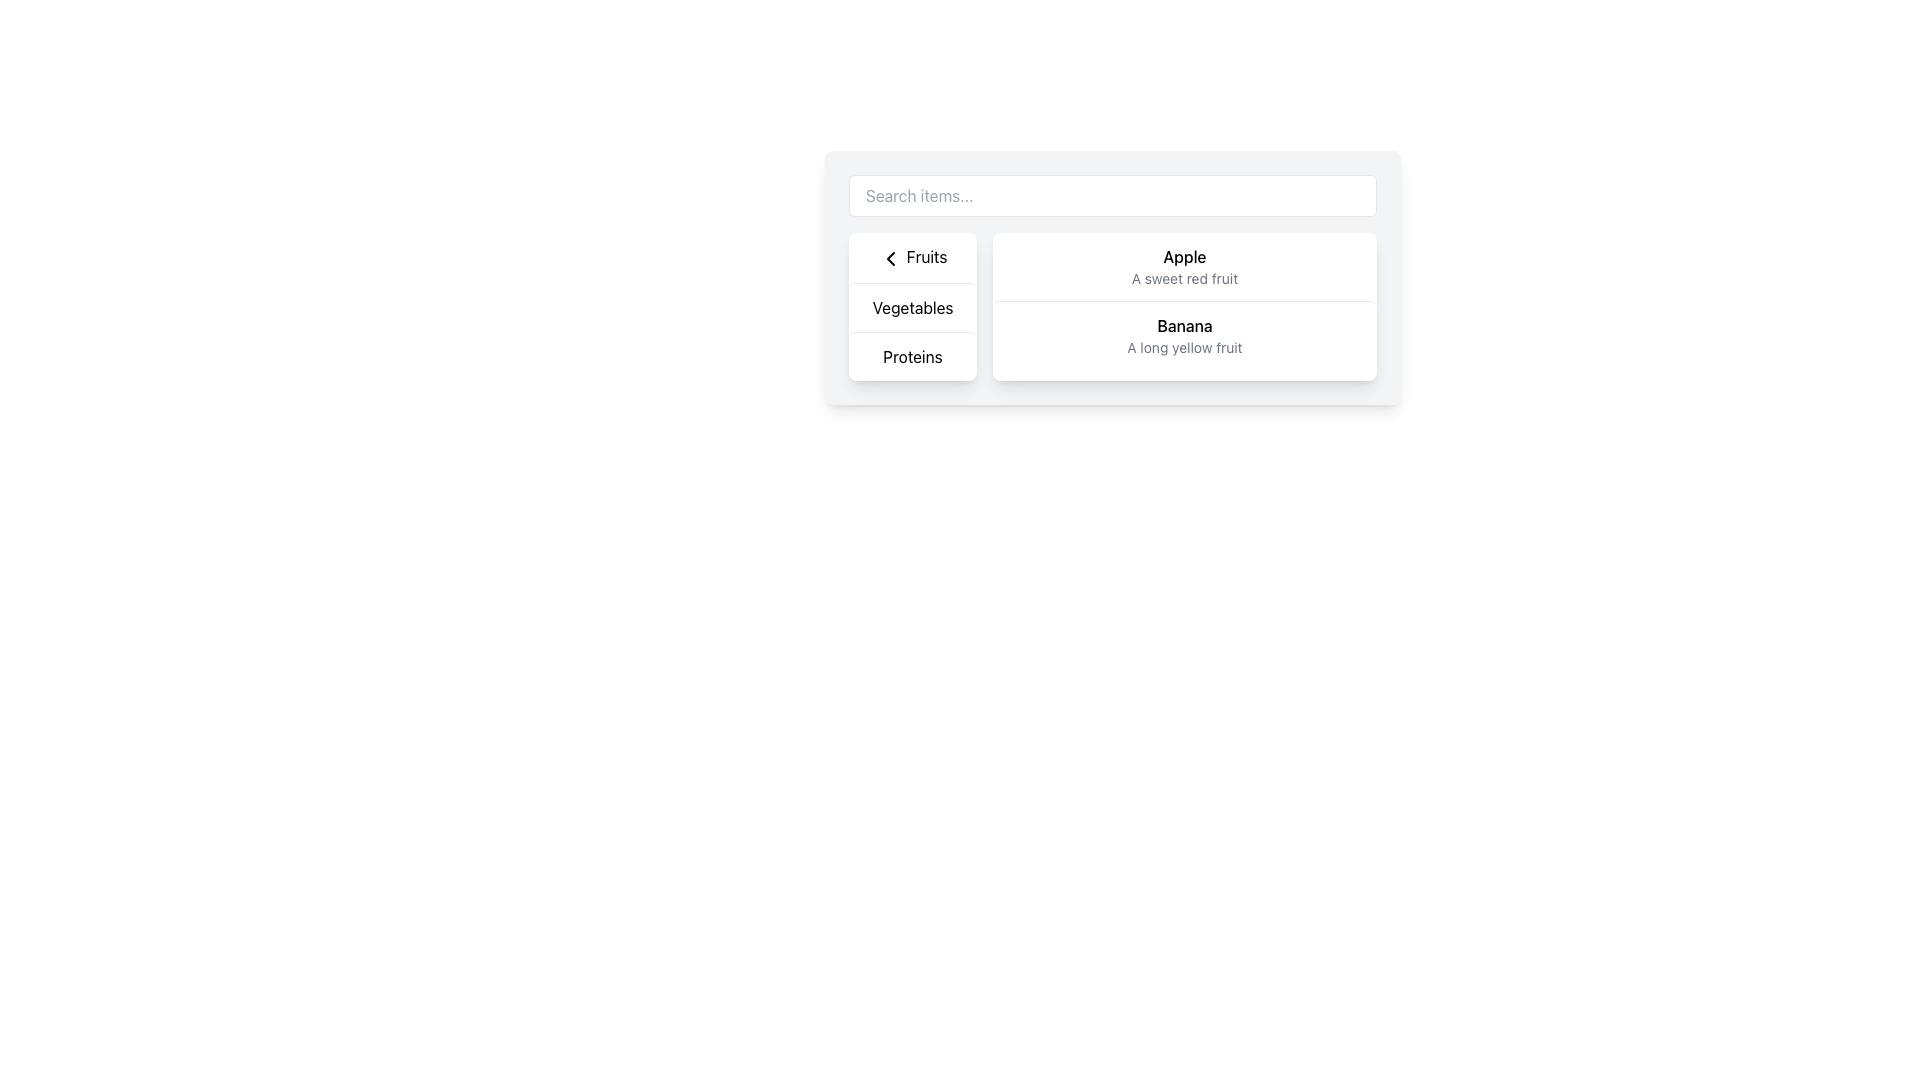 The width and height of the screenshot is (1920, 1080). I want to click on the left-facing chevron icon, which has a thin black outline and is aligned with the 'Fruits' label in the vertical list of categories, so click(889, 257).